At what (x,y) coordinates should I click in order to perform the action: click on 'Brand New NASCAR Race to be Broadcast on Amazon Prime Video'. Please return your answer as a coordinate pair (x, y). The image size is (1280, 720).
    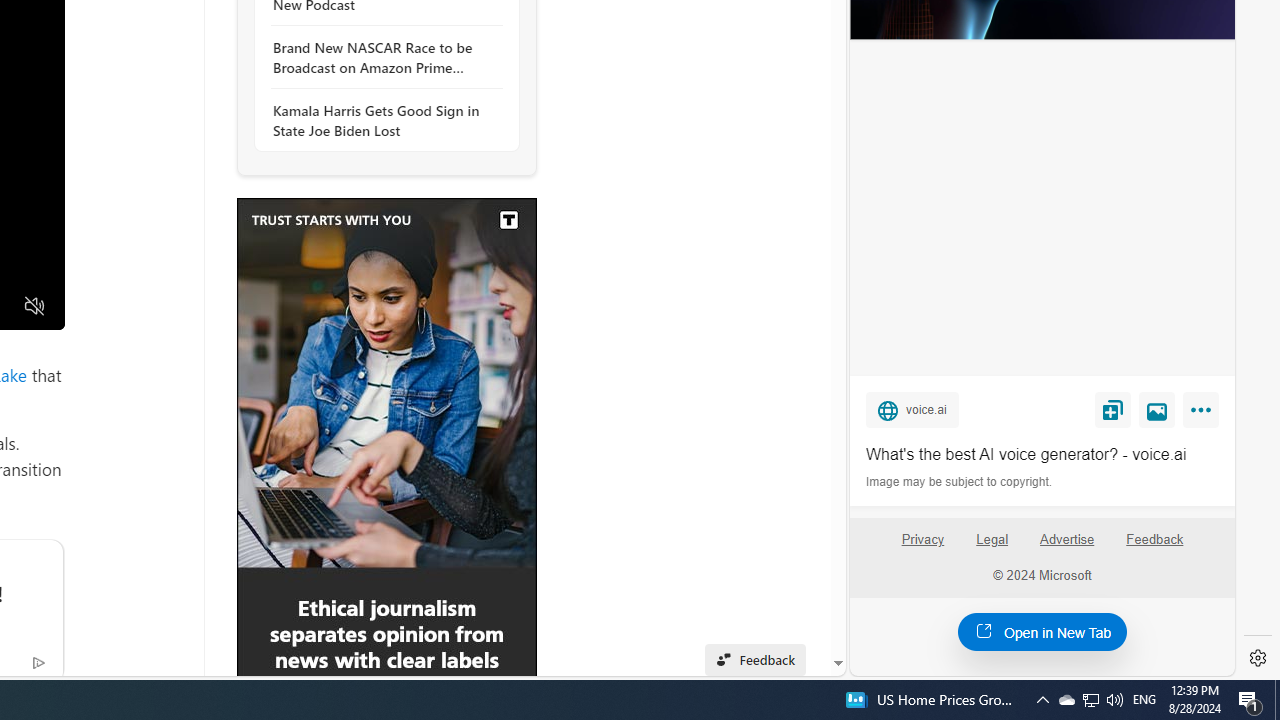
    Looking at the image, I should click on (381, 56).